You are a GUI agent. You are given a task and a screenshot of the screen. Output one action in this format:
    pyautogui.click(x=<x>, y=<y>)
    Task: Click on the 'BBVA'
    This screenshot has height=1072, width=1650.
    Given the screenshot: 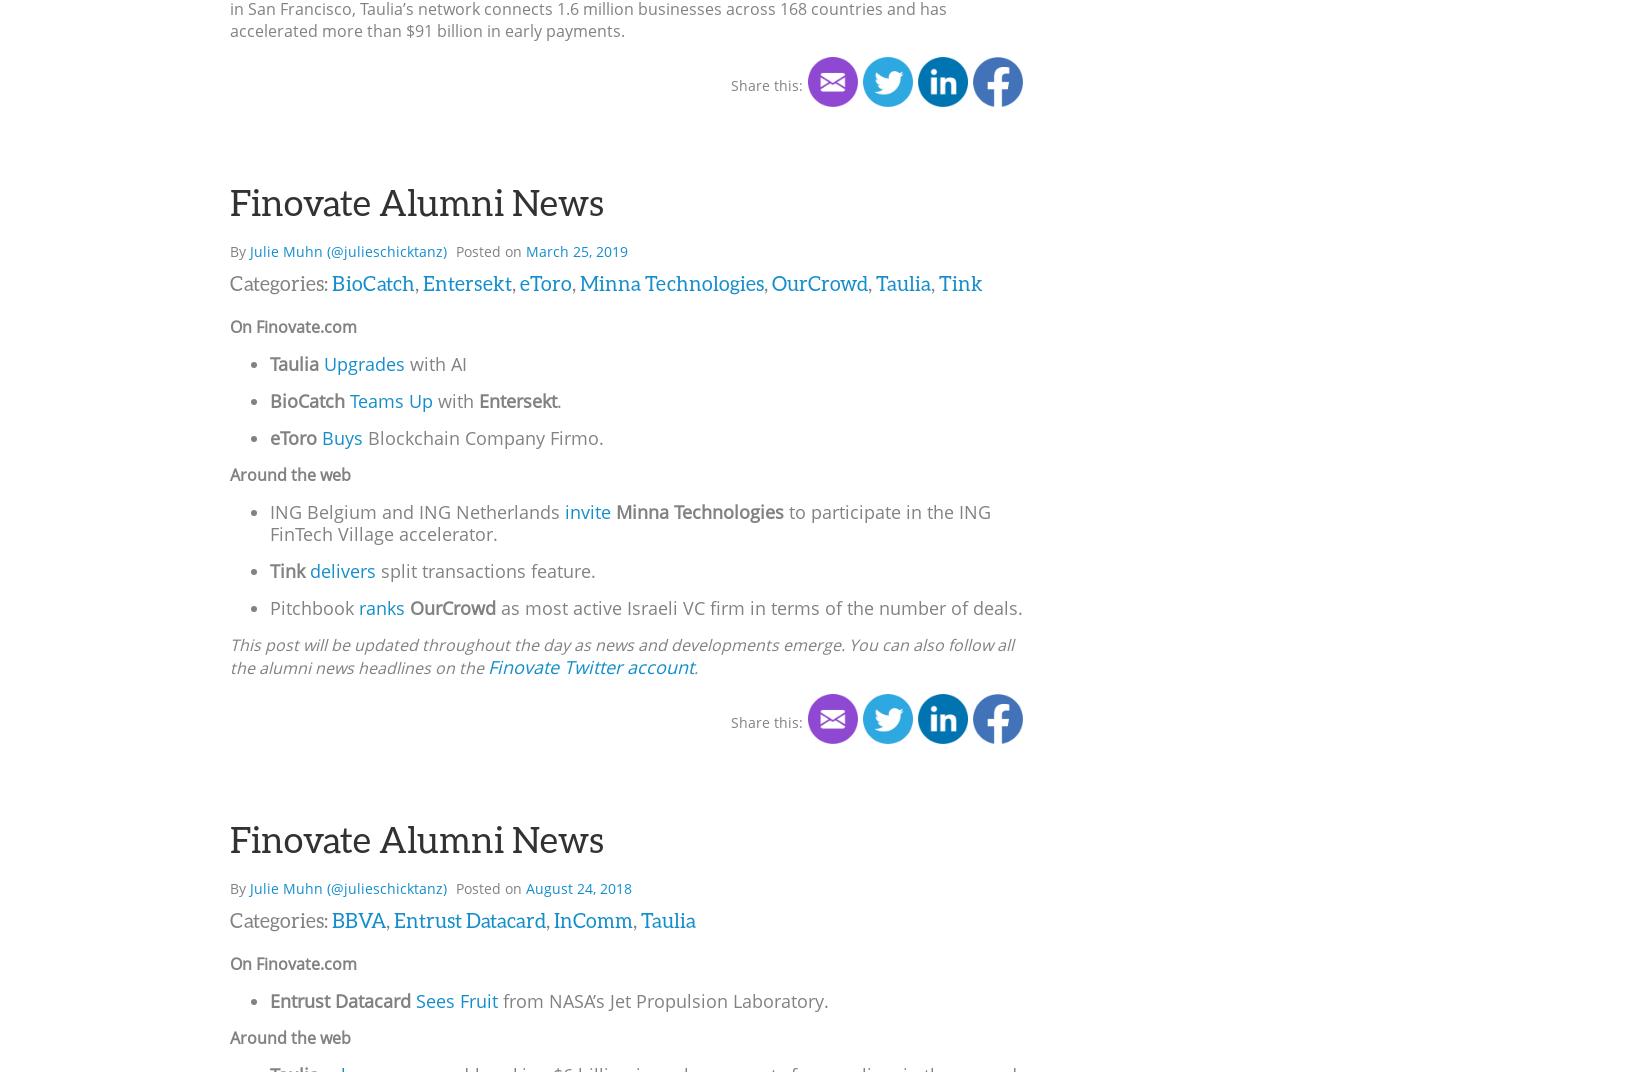 What is the action you would take?
    pyautogui.click(x=359, y=919)
    